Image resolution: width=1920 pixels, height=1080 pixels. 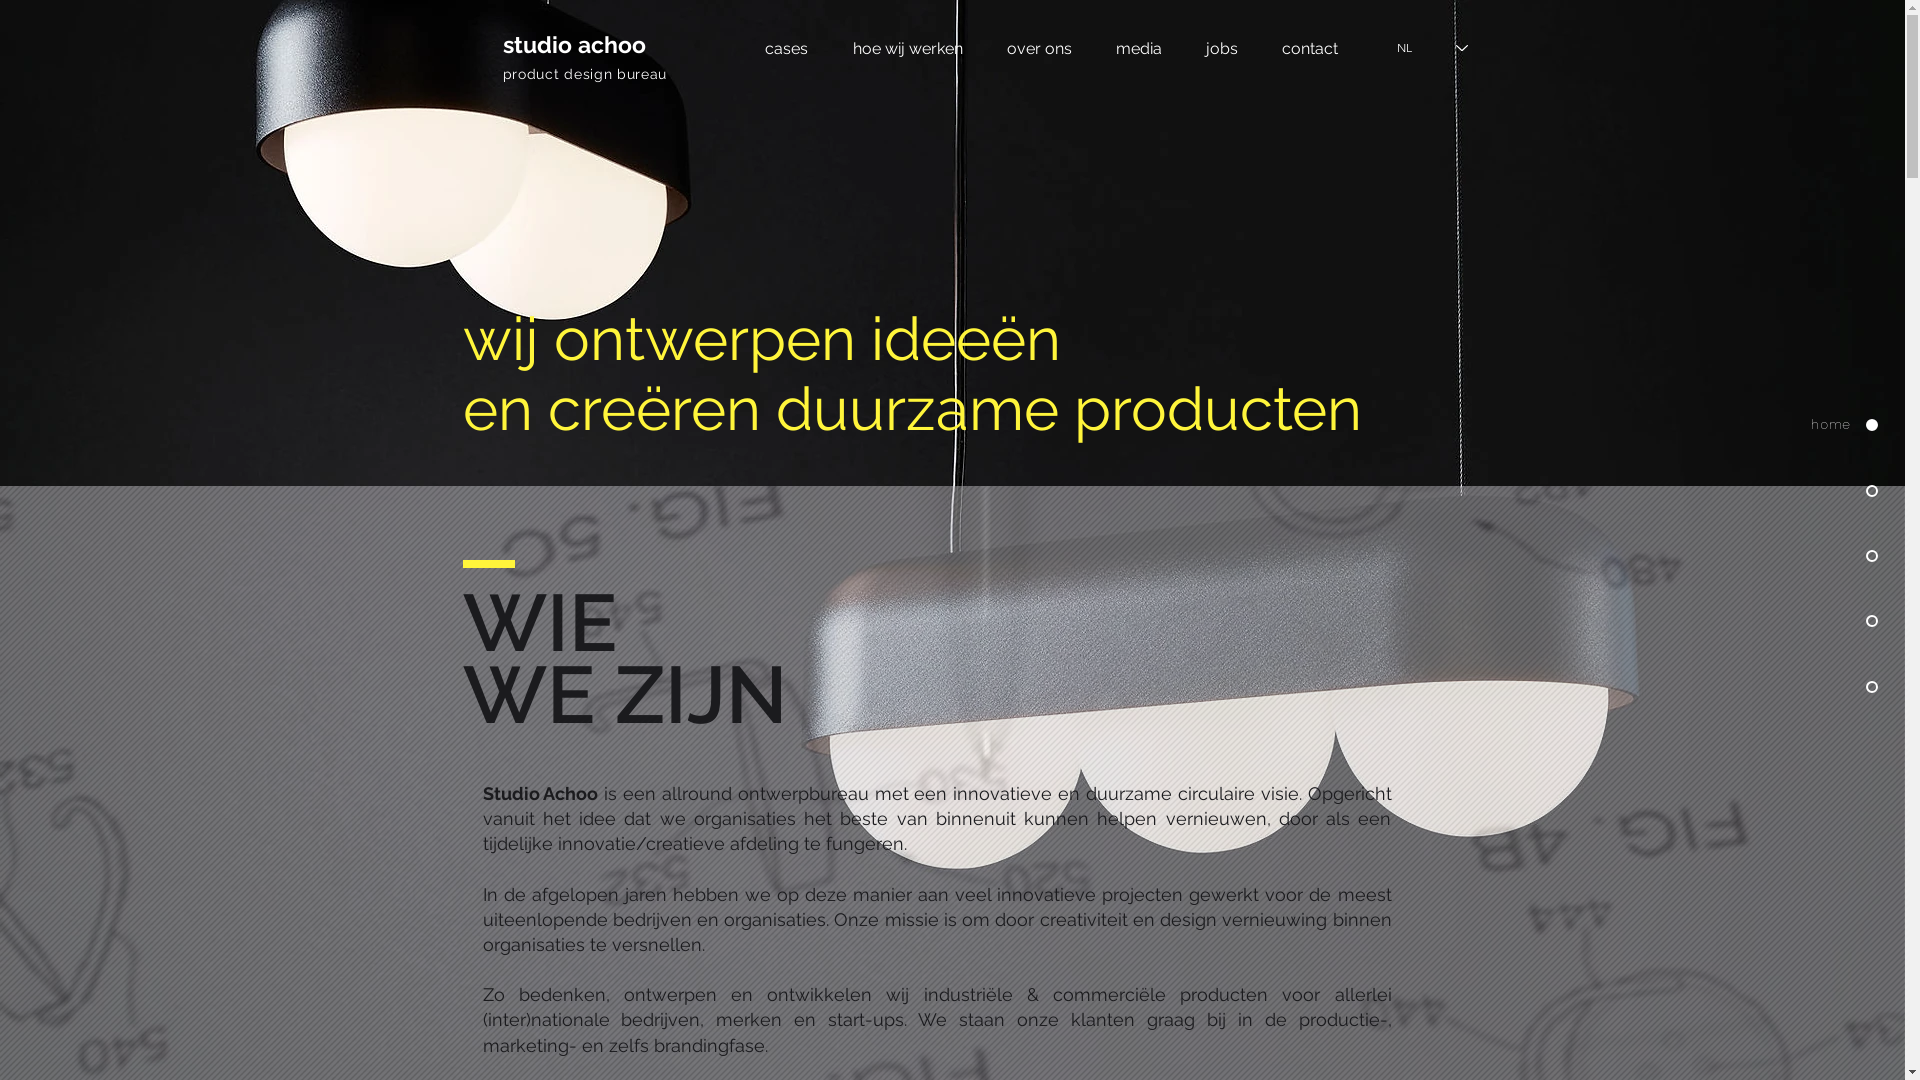 What do you see at coordinates (906, 47) in the screenshot?
I see `'hoe wij werken'` at bounding box center [906, 47].